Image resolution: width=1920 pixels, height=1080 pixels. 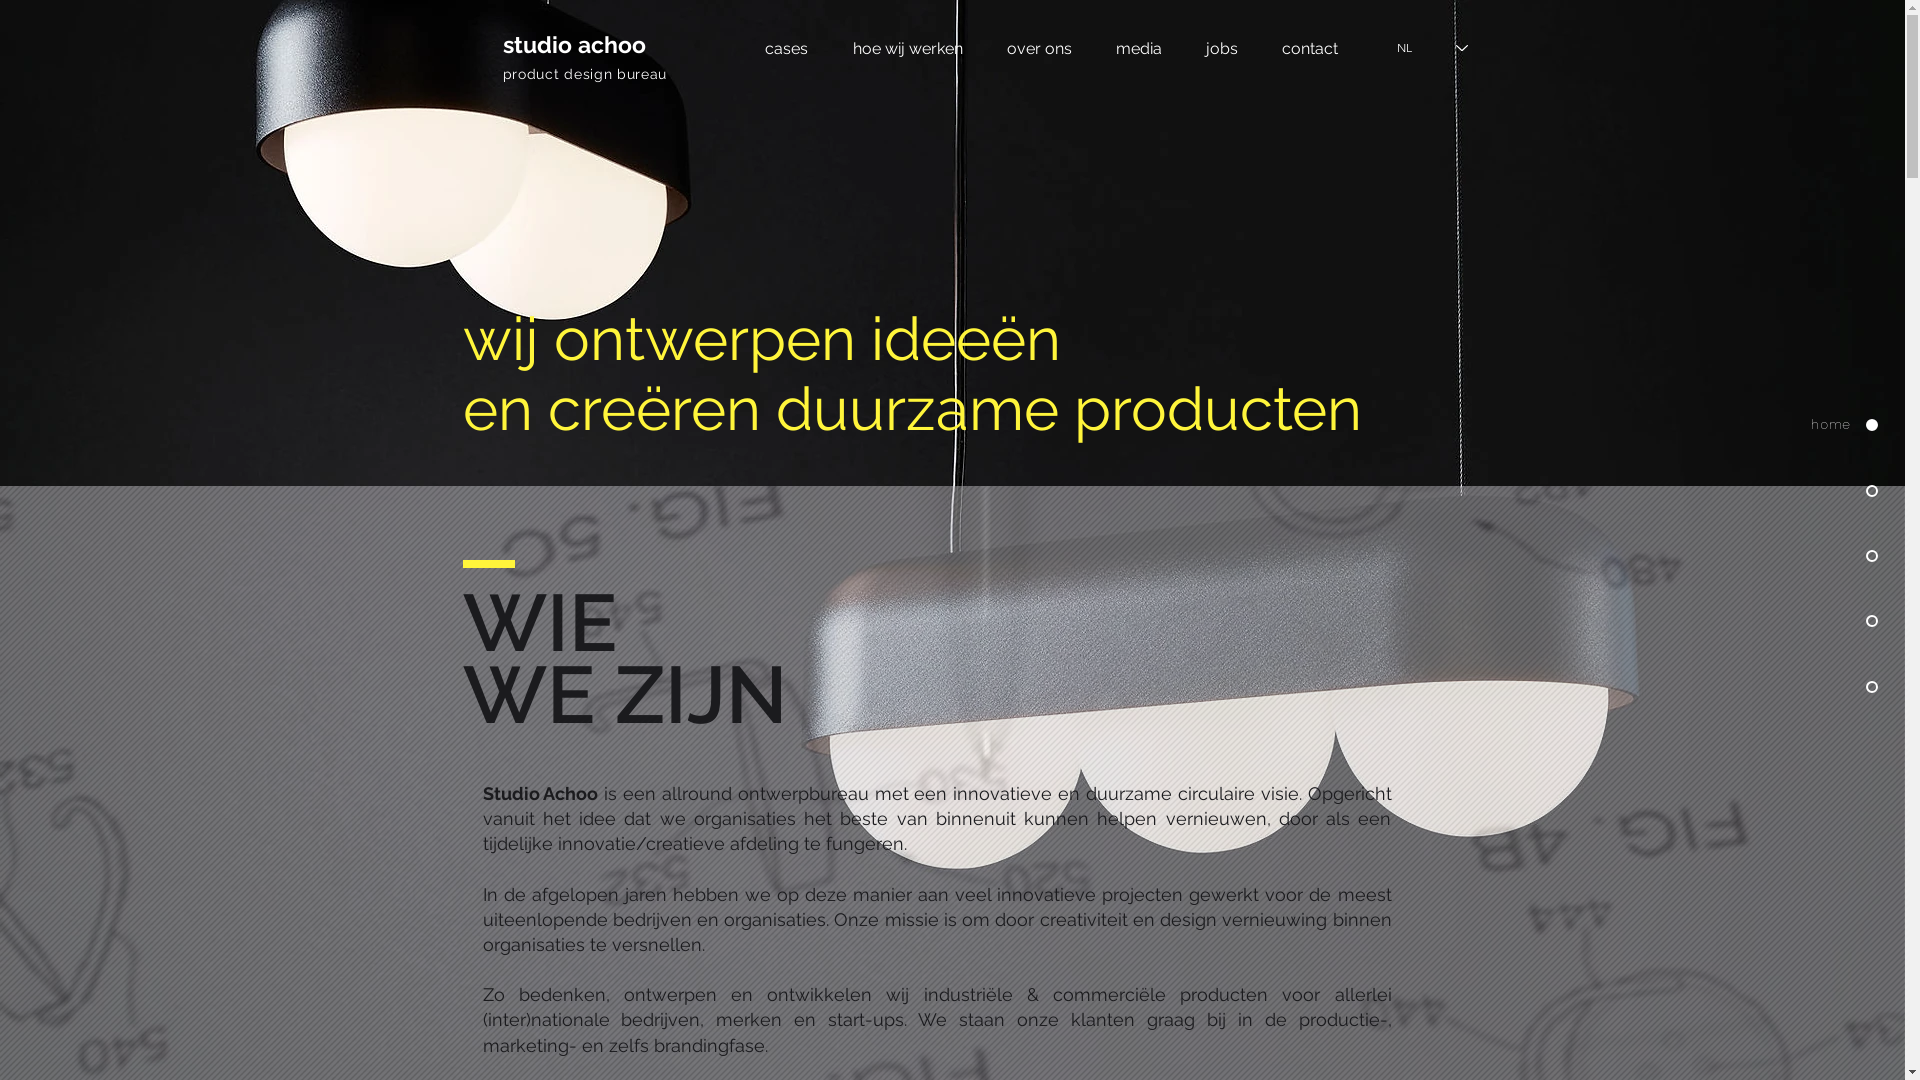 What do you see at coordinates (906, 47) in the screenshot?
I see `'hoe wij werken'` at bounding box center [906, 47].